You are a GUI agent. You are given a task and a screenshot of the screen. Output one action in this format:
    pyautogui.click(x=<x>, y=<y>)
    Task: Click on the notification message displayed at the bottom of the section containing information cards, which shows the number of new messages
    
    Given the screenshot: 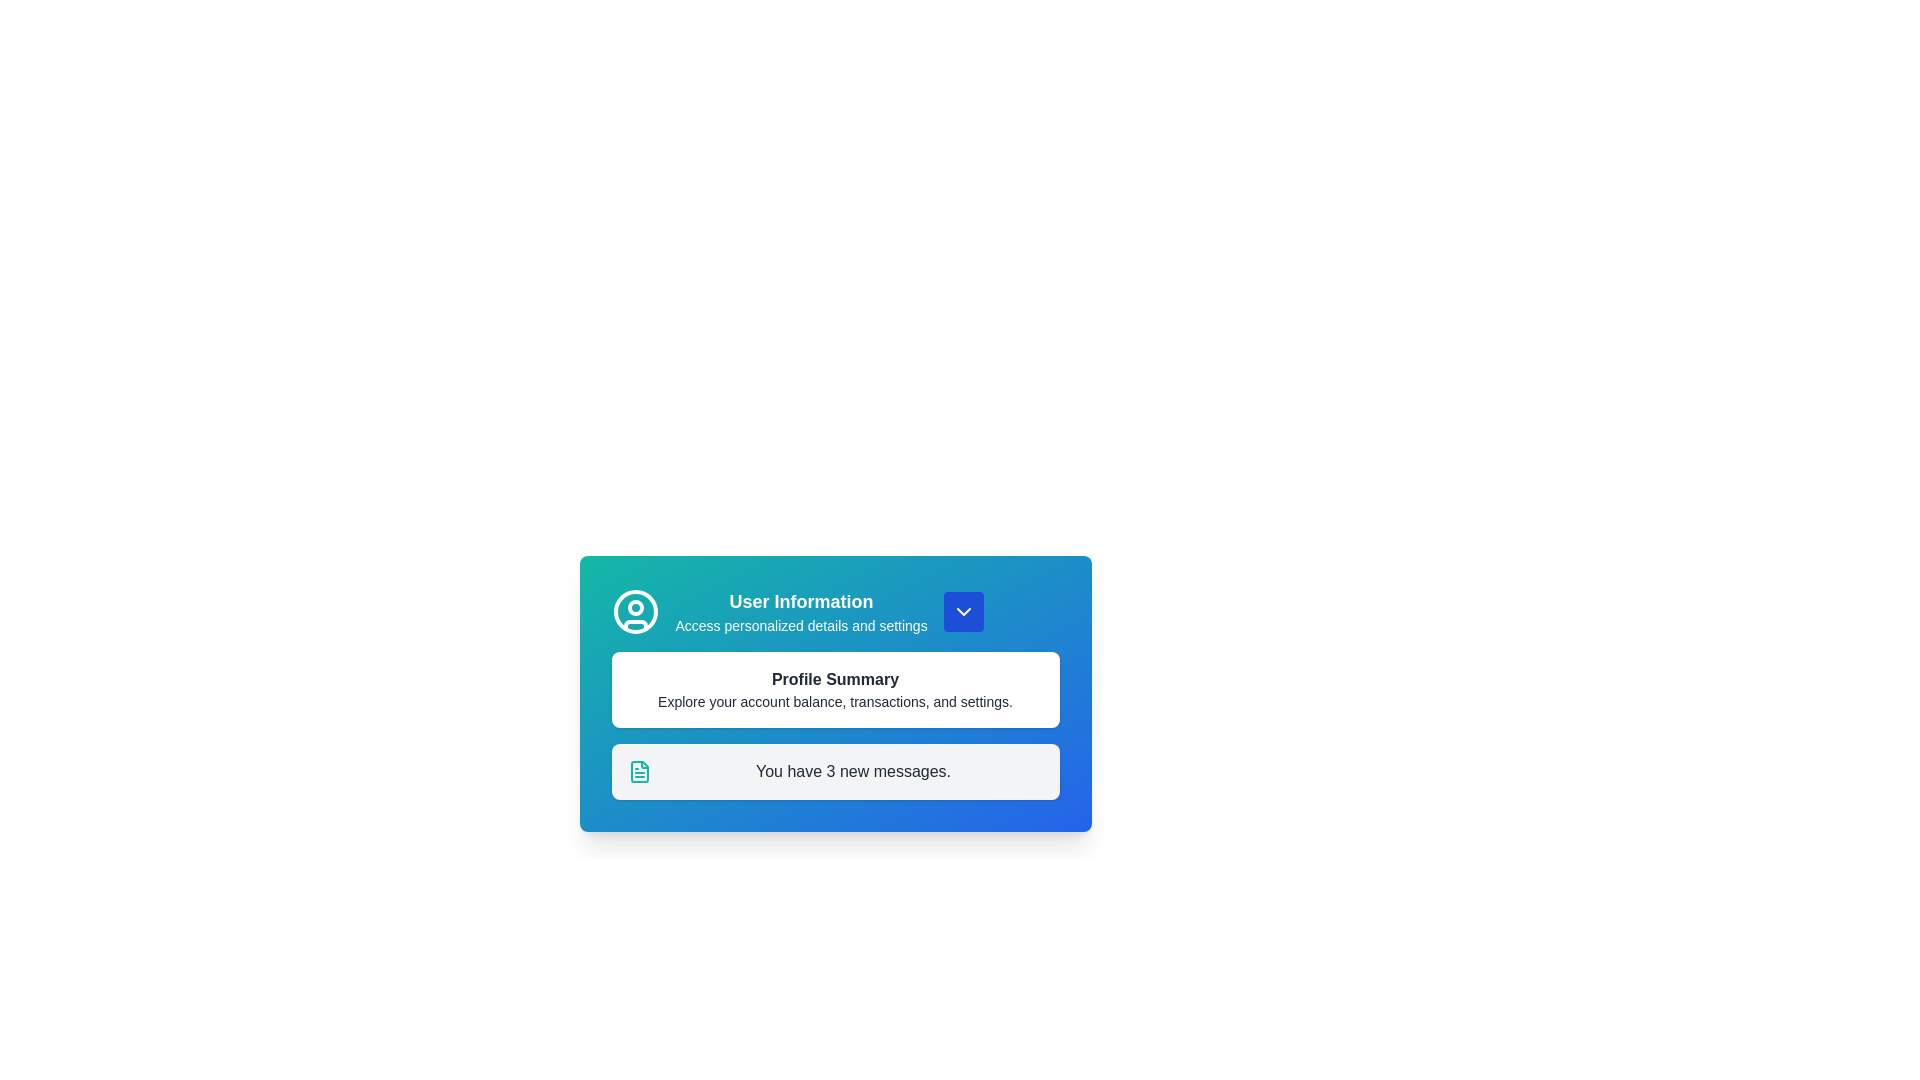 What is the action you would take?
    pyautogui.click(x=853, y=770)
    